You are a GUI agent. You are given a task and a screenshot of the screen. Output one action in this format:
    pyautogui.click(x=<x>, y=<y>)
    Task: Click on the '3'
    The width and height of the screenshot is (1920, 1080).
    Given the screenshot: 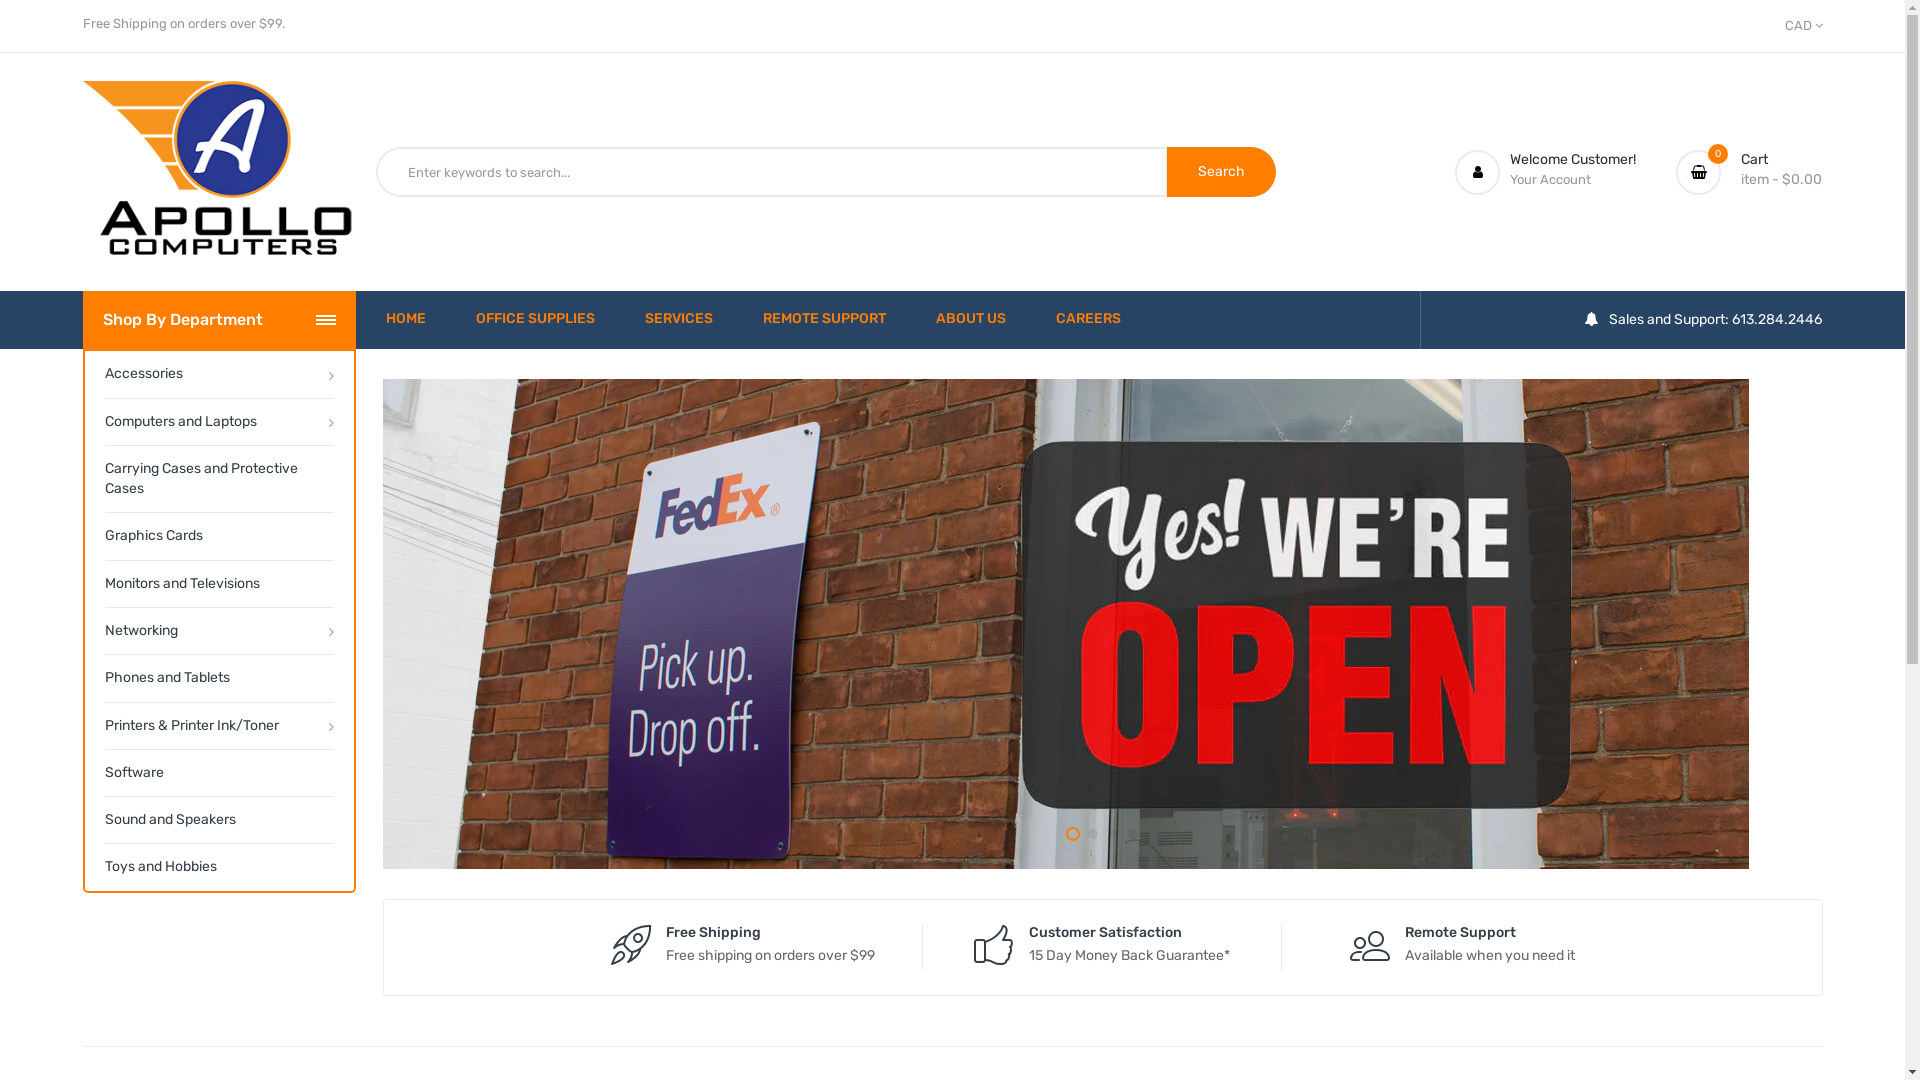 What is the action you would take?
    pyautogui.click(x=1112, y=833)
    